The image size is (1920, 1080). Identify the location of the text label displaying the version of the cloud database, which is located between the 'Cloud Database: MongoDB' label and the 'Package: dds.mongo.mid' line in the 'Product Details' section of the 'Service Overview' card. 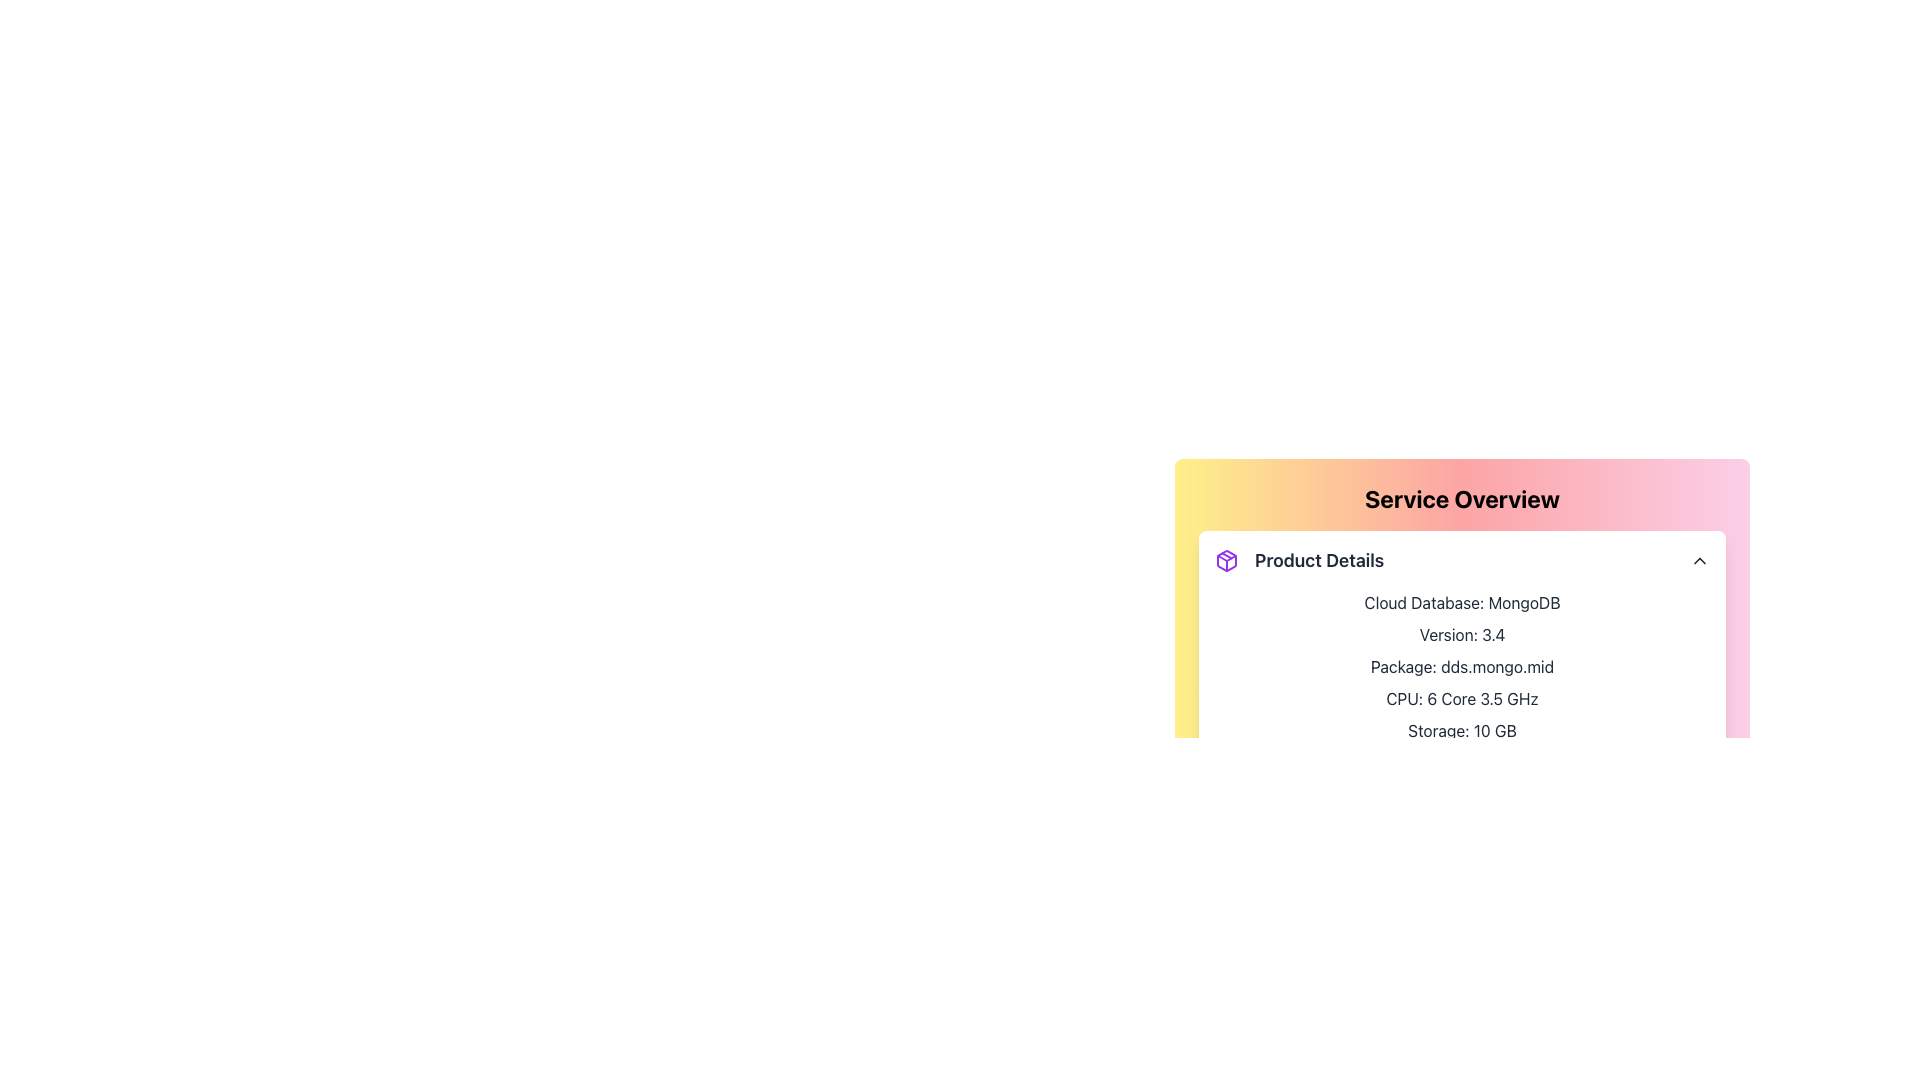
(1462, 635).